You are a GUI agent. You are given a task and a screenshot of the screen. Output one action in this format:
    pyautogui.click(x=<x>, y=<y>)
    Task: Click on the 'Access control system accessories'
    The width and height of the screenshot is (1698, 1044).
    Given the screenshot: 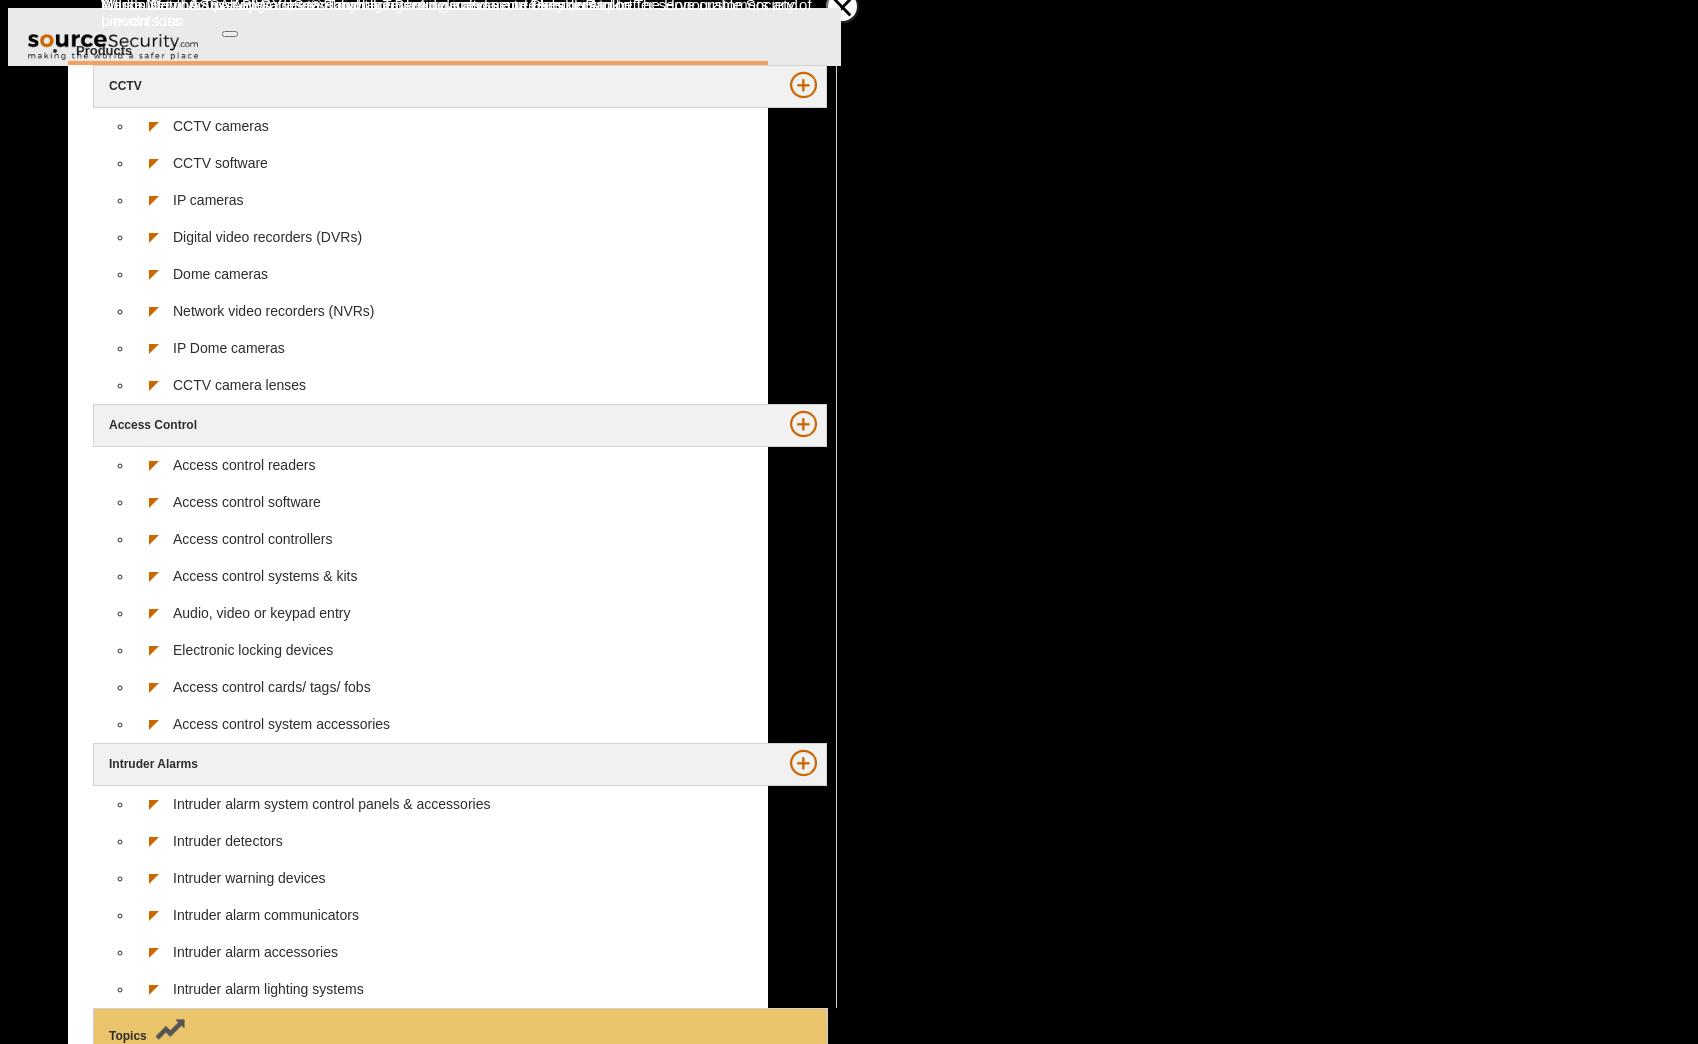 What is the action you would take?
    pyautogui.click(x=280, y=722)
    